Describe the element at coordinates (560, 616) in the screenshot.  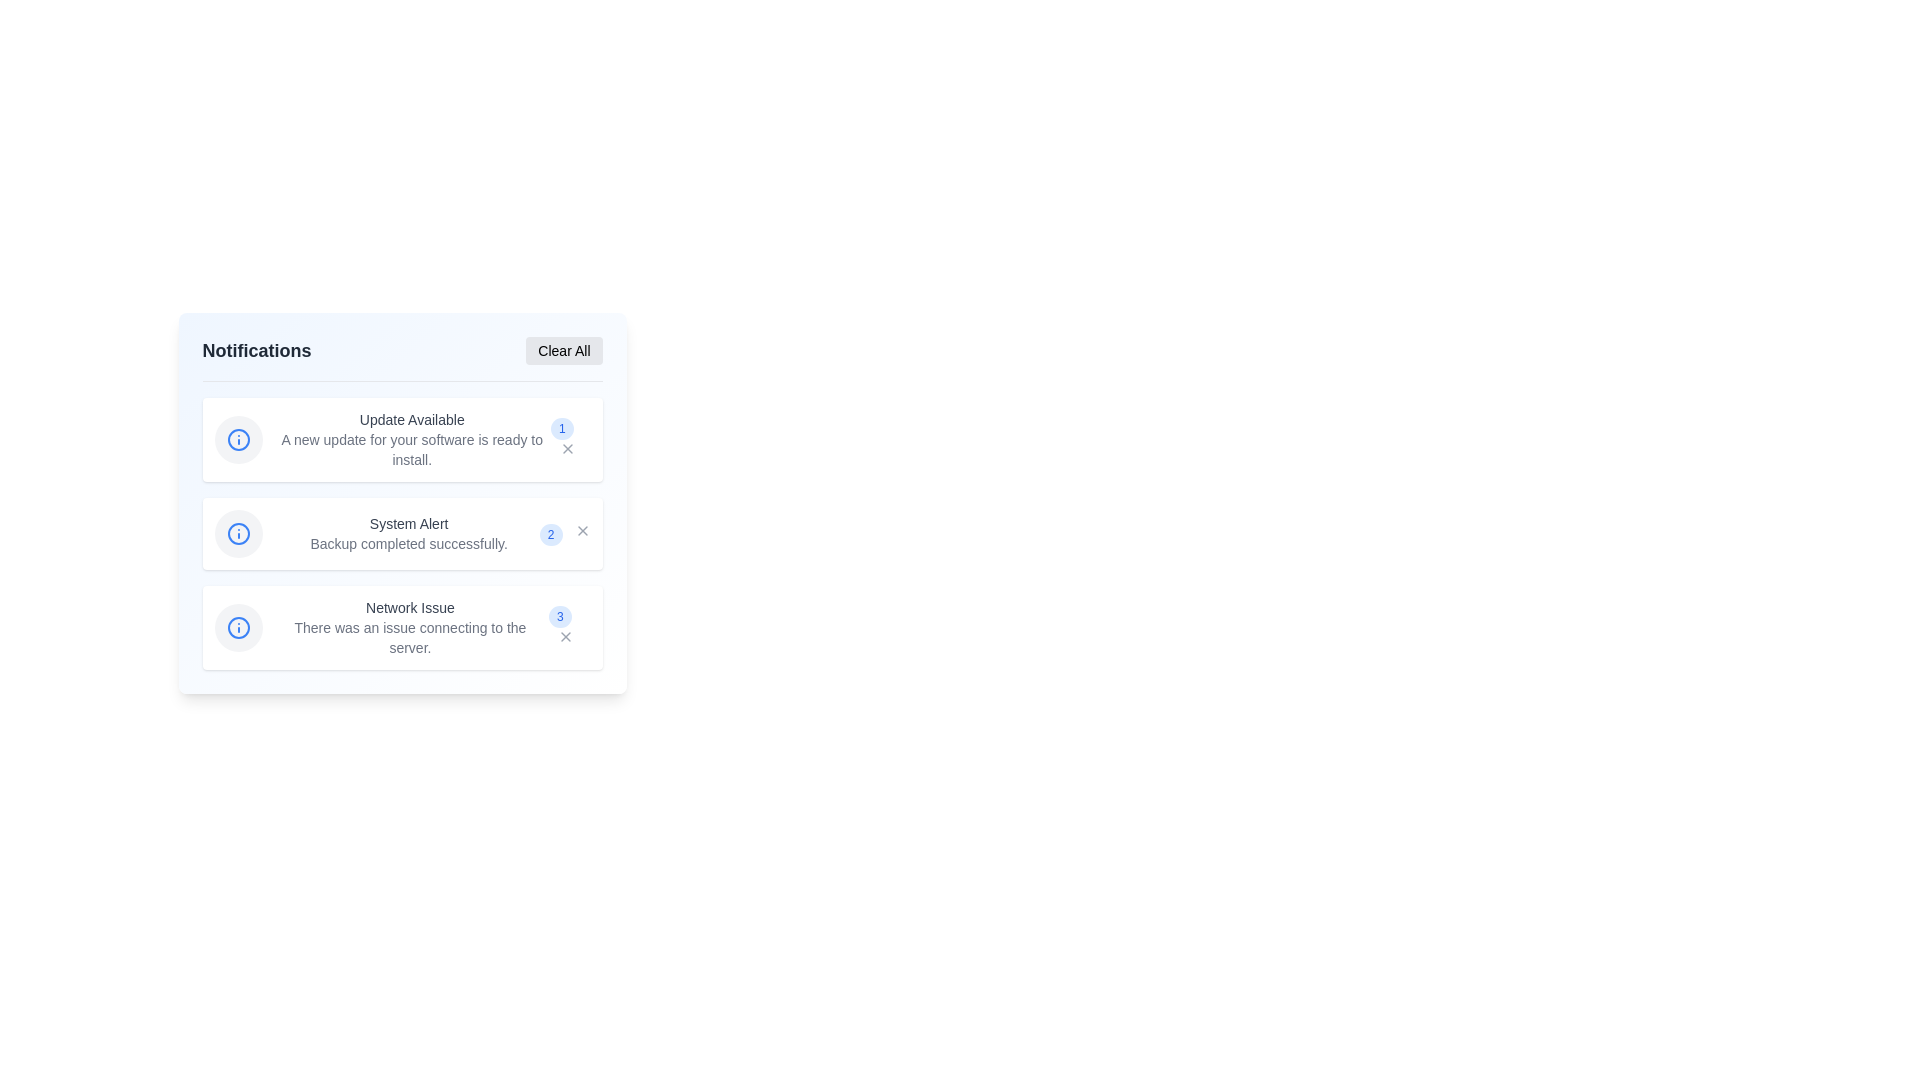
I see `the content of the badge indicating the number of messages or notifications related to the 'Network Issue' notification, located to the right of the corresponding text and below the 'System Alert' and 'Update Available' badges` at that location.